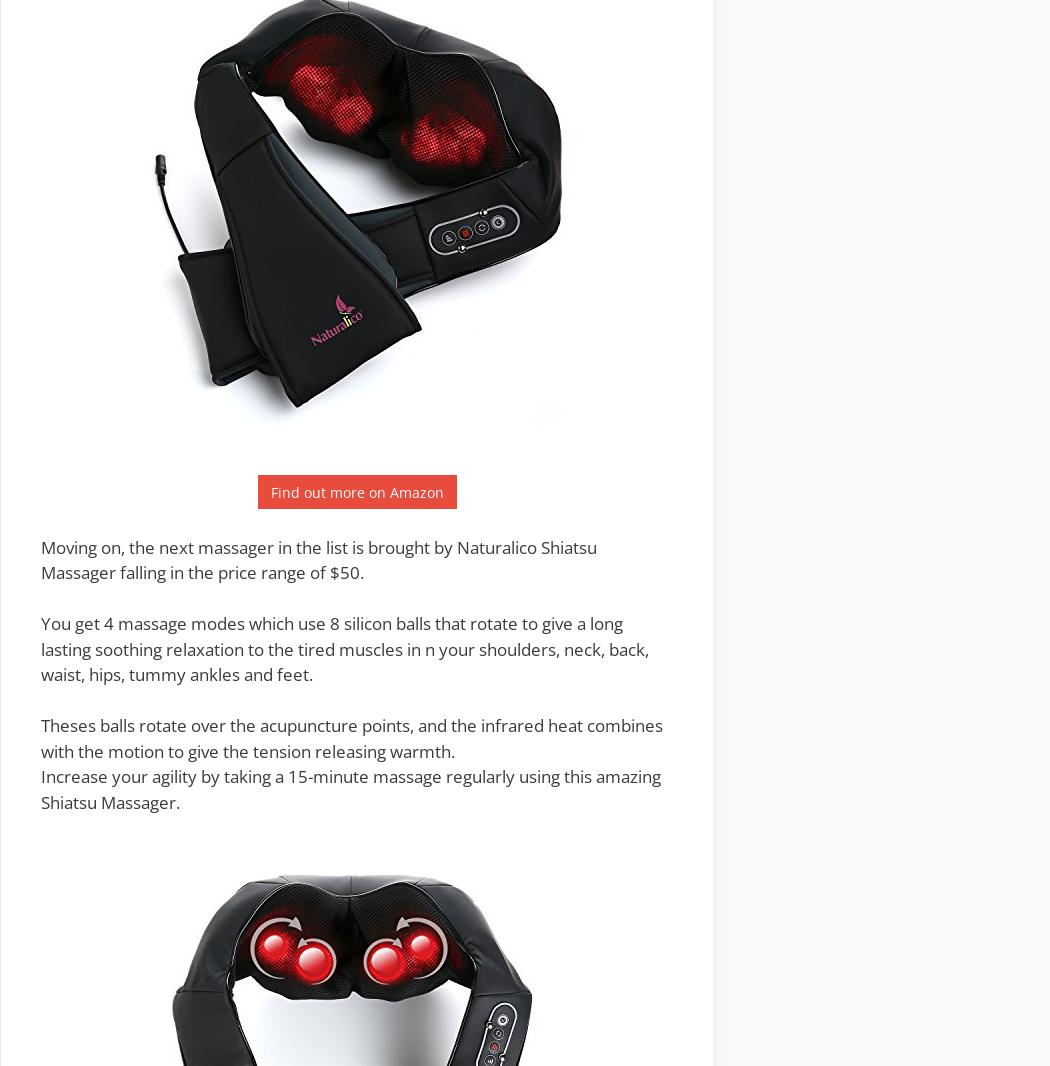  Describe the element at coordinates (248, 545) in the screenshot. I see `'Moving on, the next massager in the list is brought by'` at that location.